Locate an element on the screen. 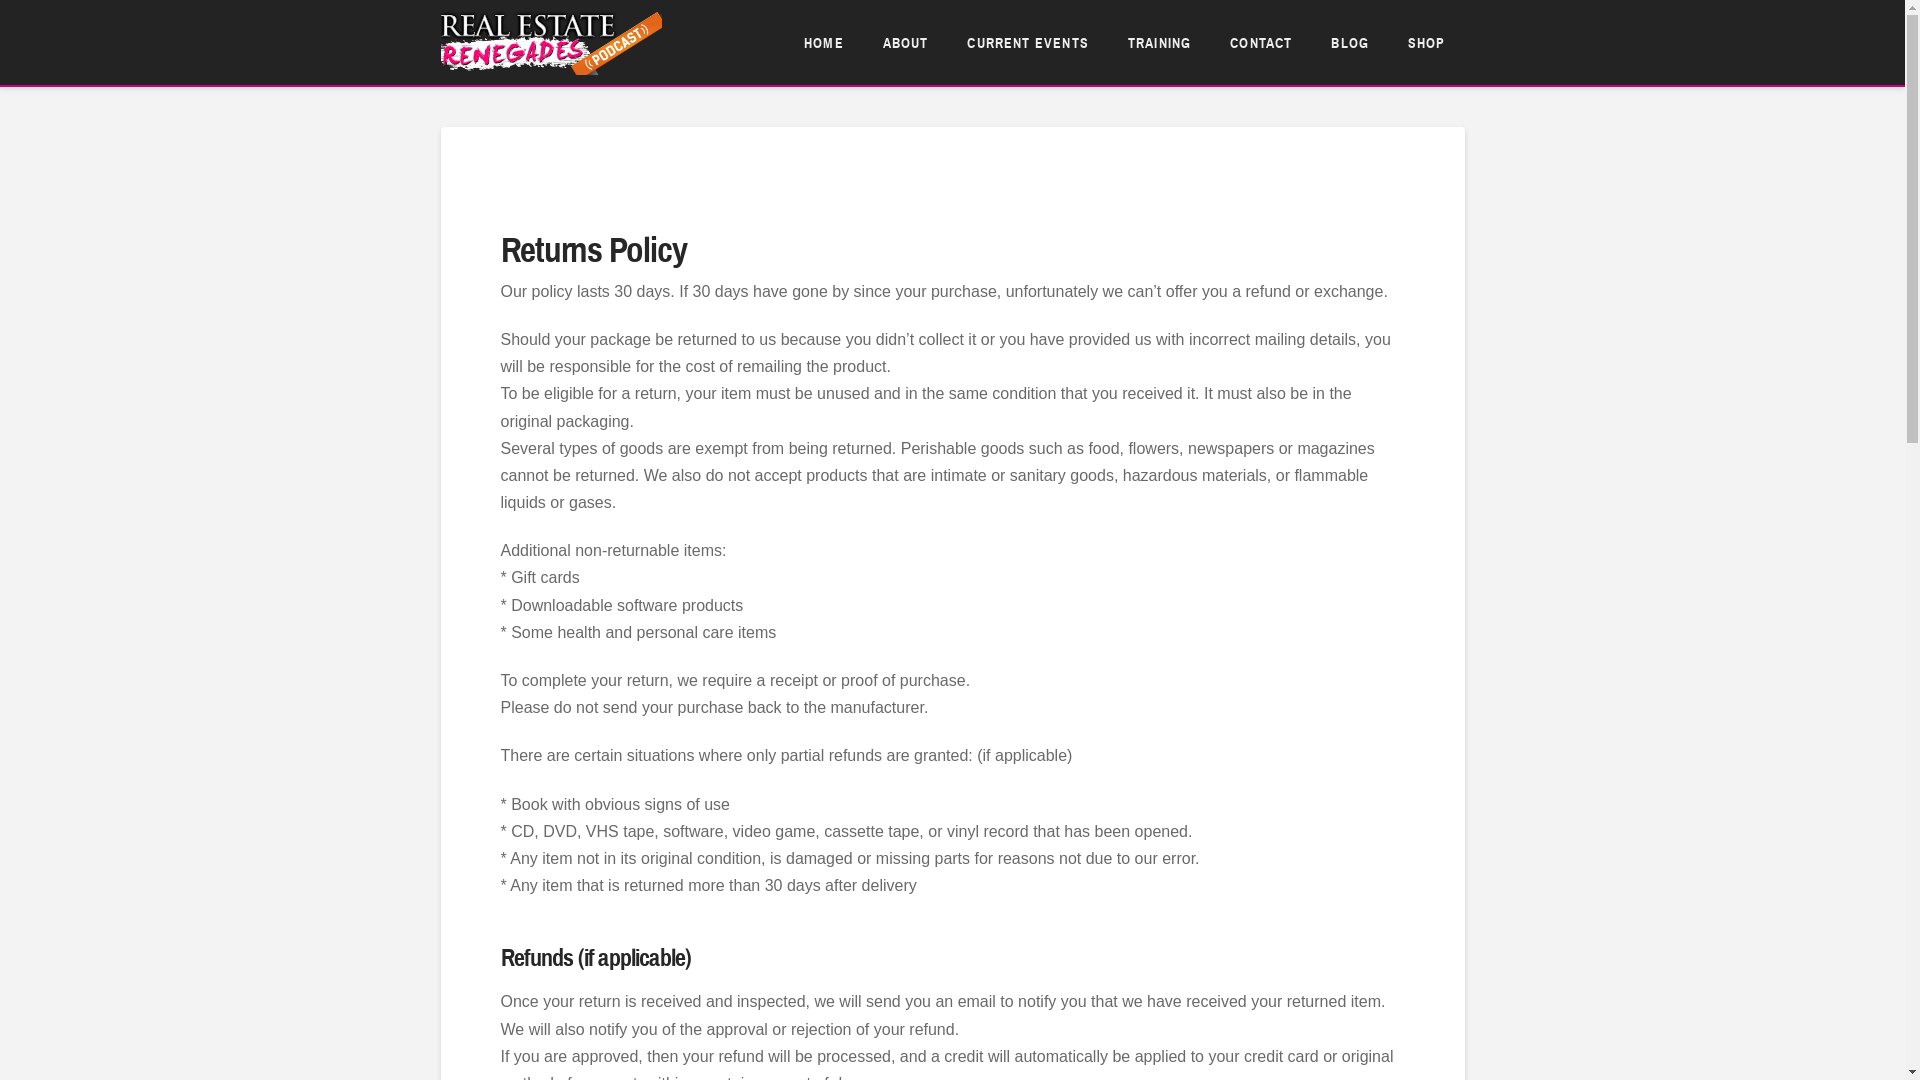 The image size is (1920, 1080). 'CURRENT EVENTS' is located at coordinates (1027, 42).